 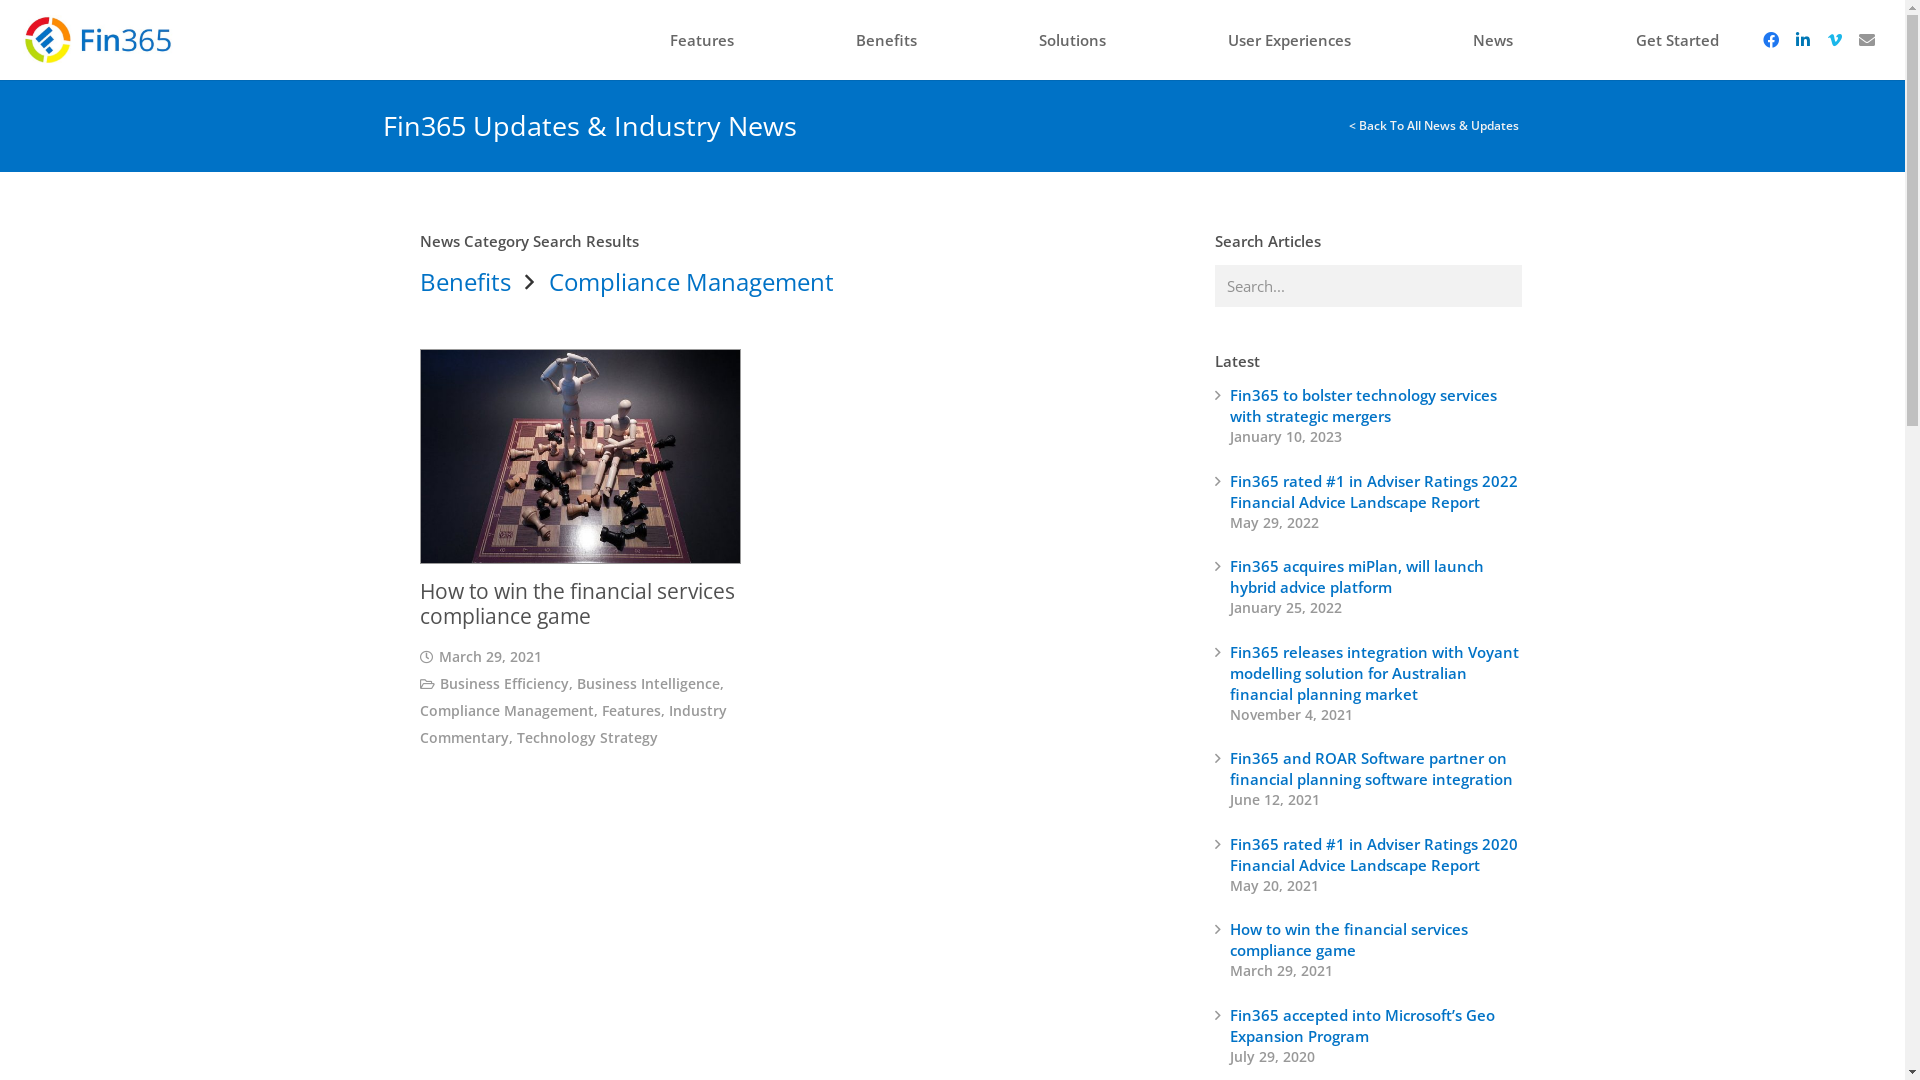 I want to click on 'Business Intelligence', so click(x=648, y=682).